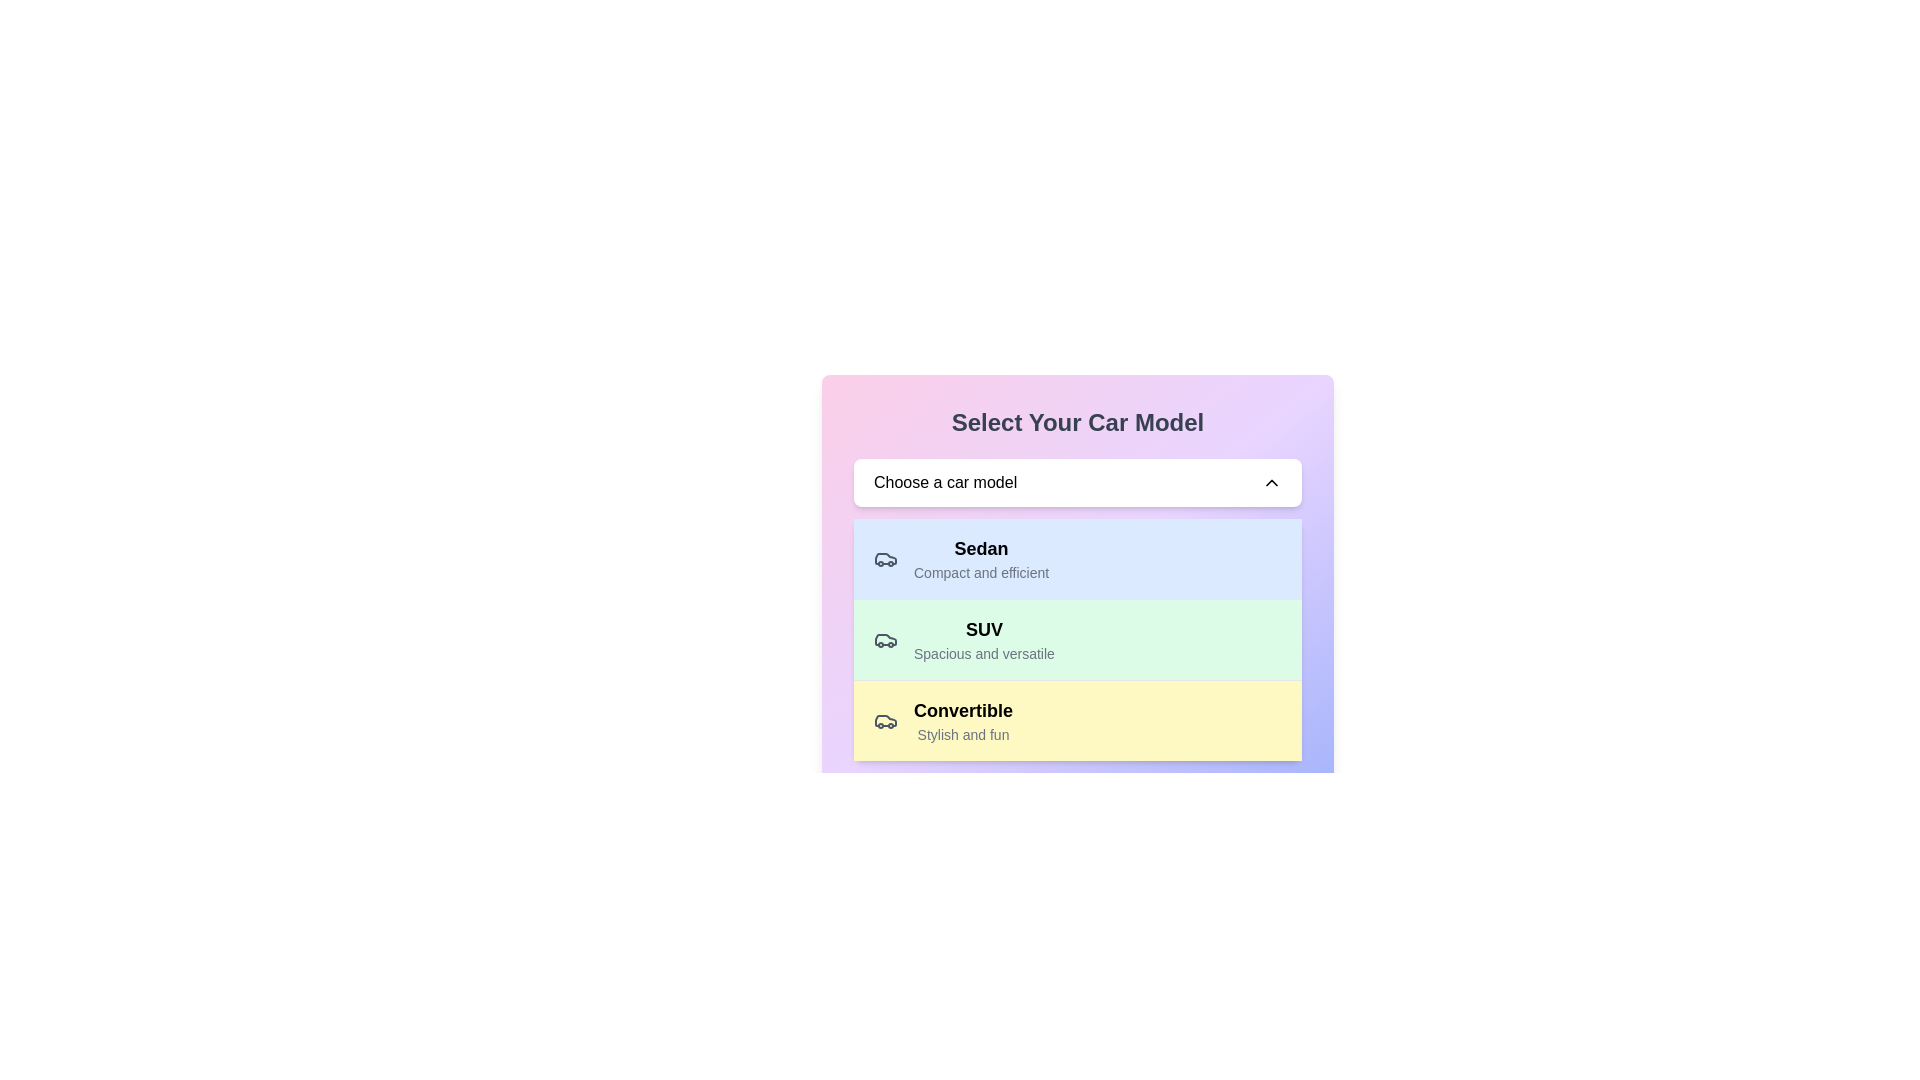  Describe the element at coordinates (885, 721) in the screenshot. I see `the car icon, which is a stylized red car graphic located next to the 'Convertible' text in the options list` at that location.